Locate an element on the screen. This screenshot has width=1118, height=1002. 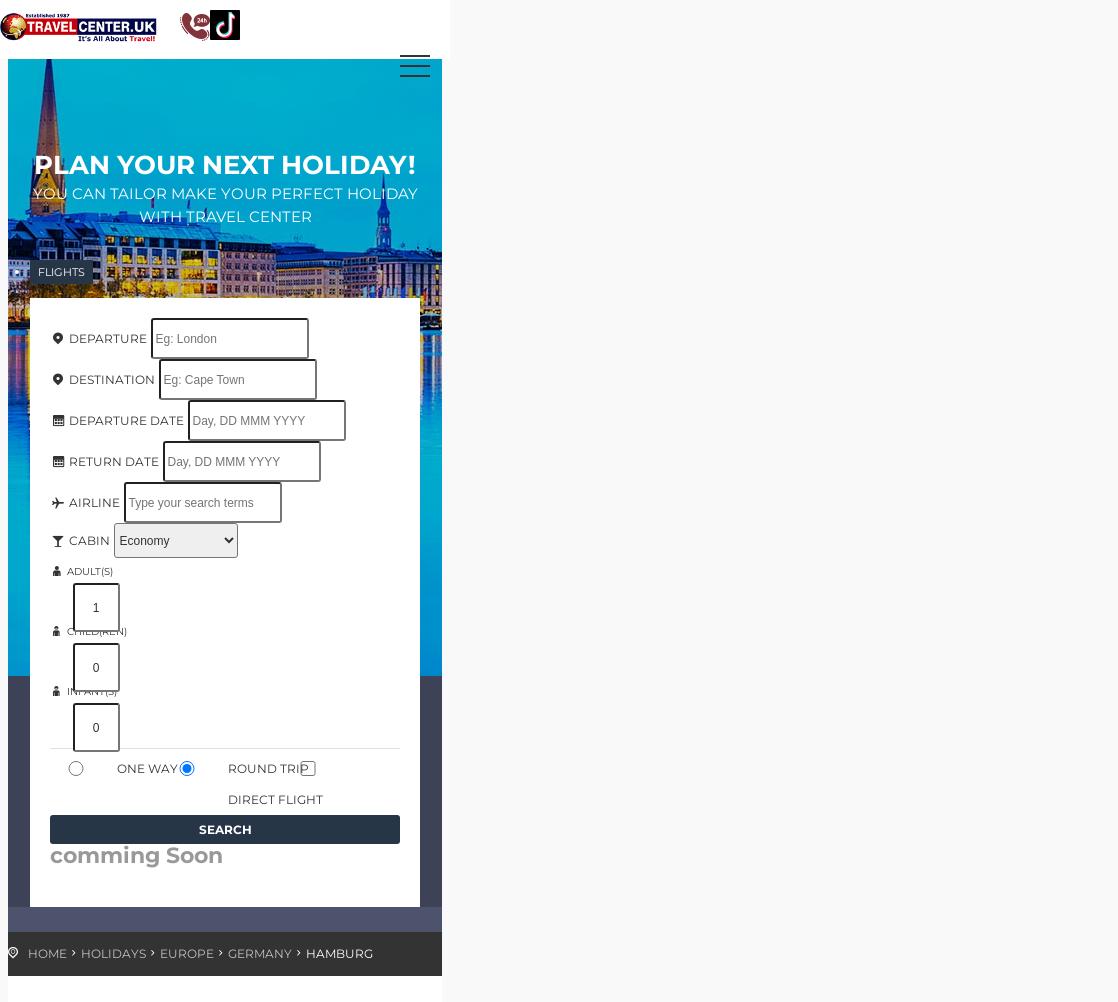
'Germany' is located at coordinates (260, 952).